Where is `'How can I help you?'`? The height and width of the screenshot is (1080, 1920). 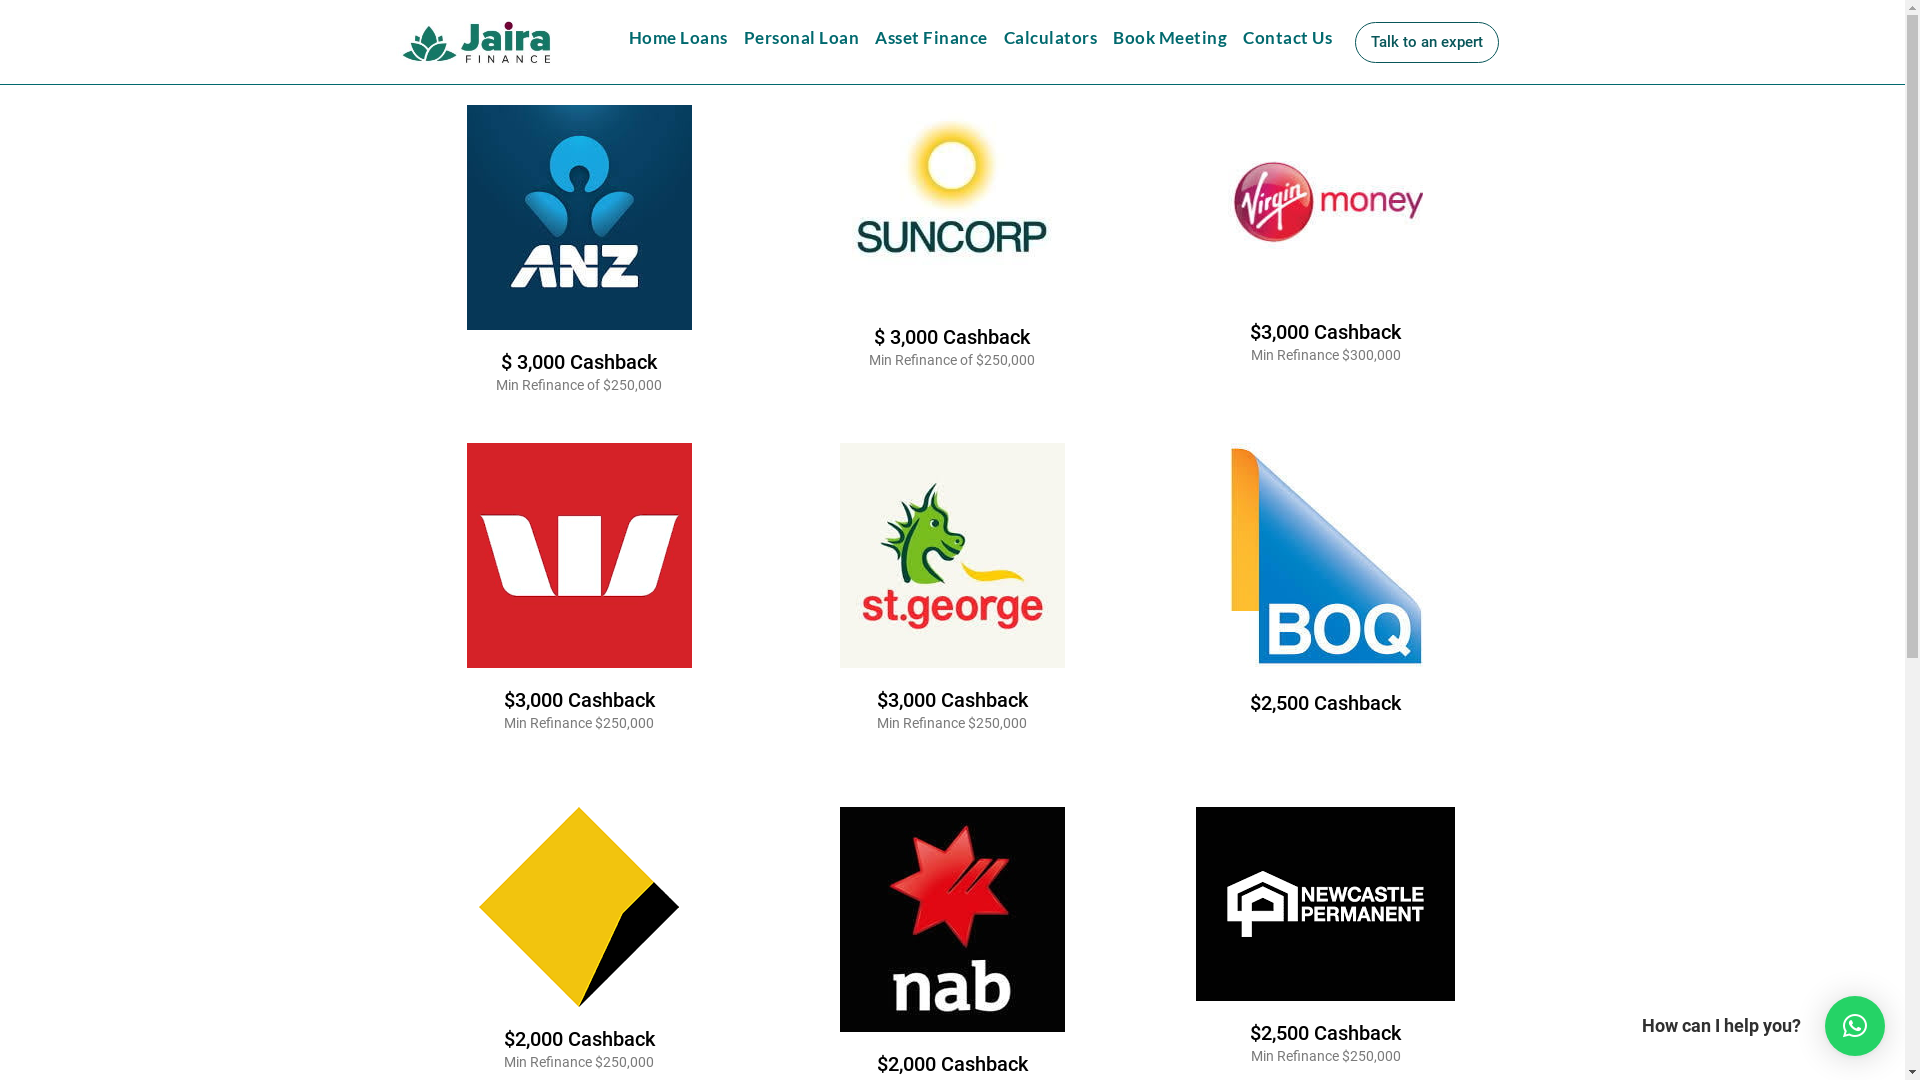 'How can I help you?' is located at coordinates (1853, 1026).